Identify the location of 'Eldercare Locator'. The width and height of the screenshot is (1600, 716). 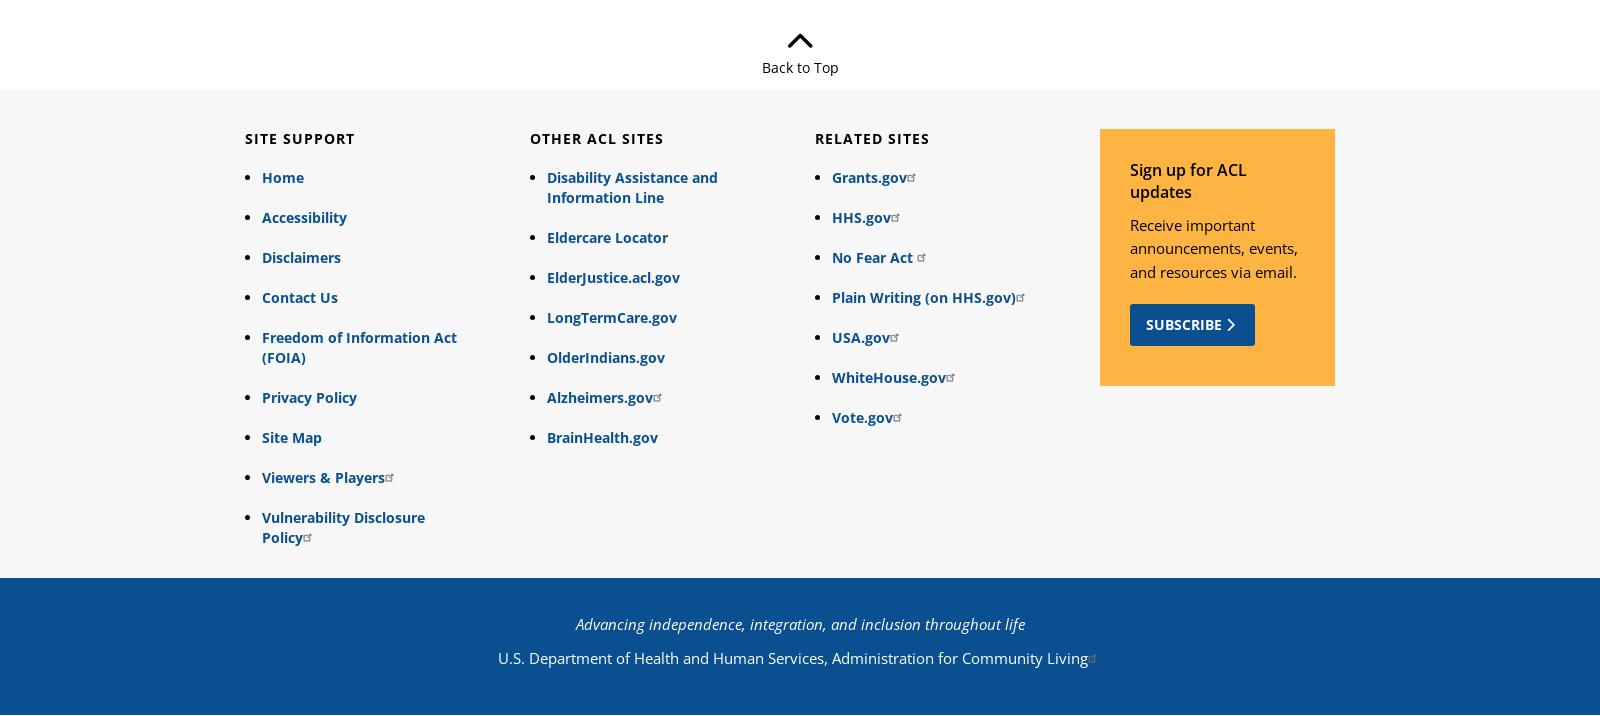
(606, 236).